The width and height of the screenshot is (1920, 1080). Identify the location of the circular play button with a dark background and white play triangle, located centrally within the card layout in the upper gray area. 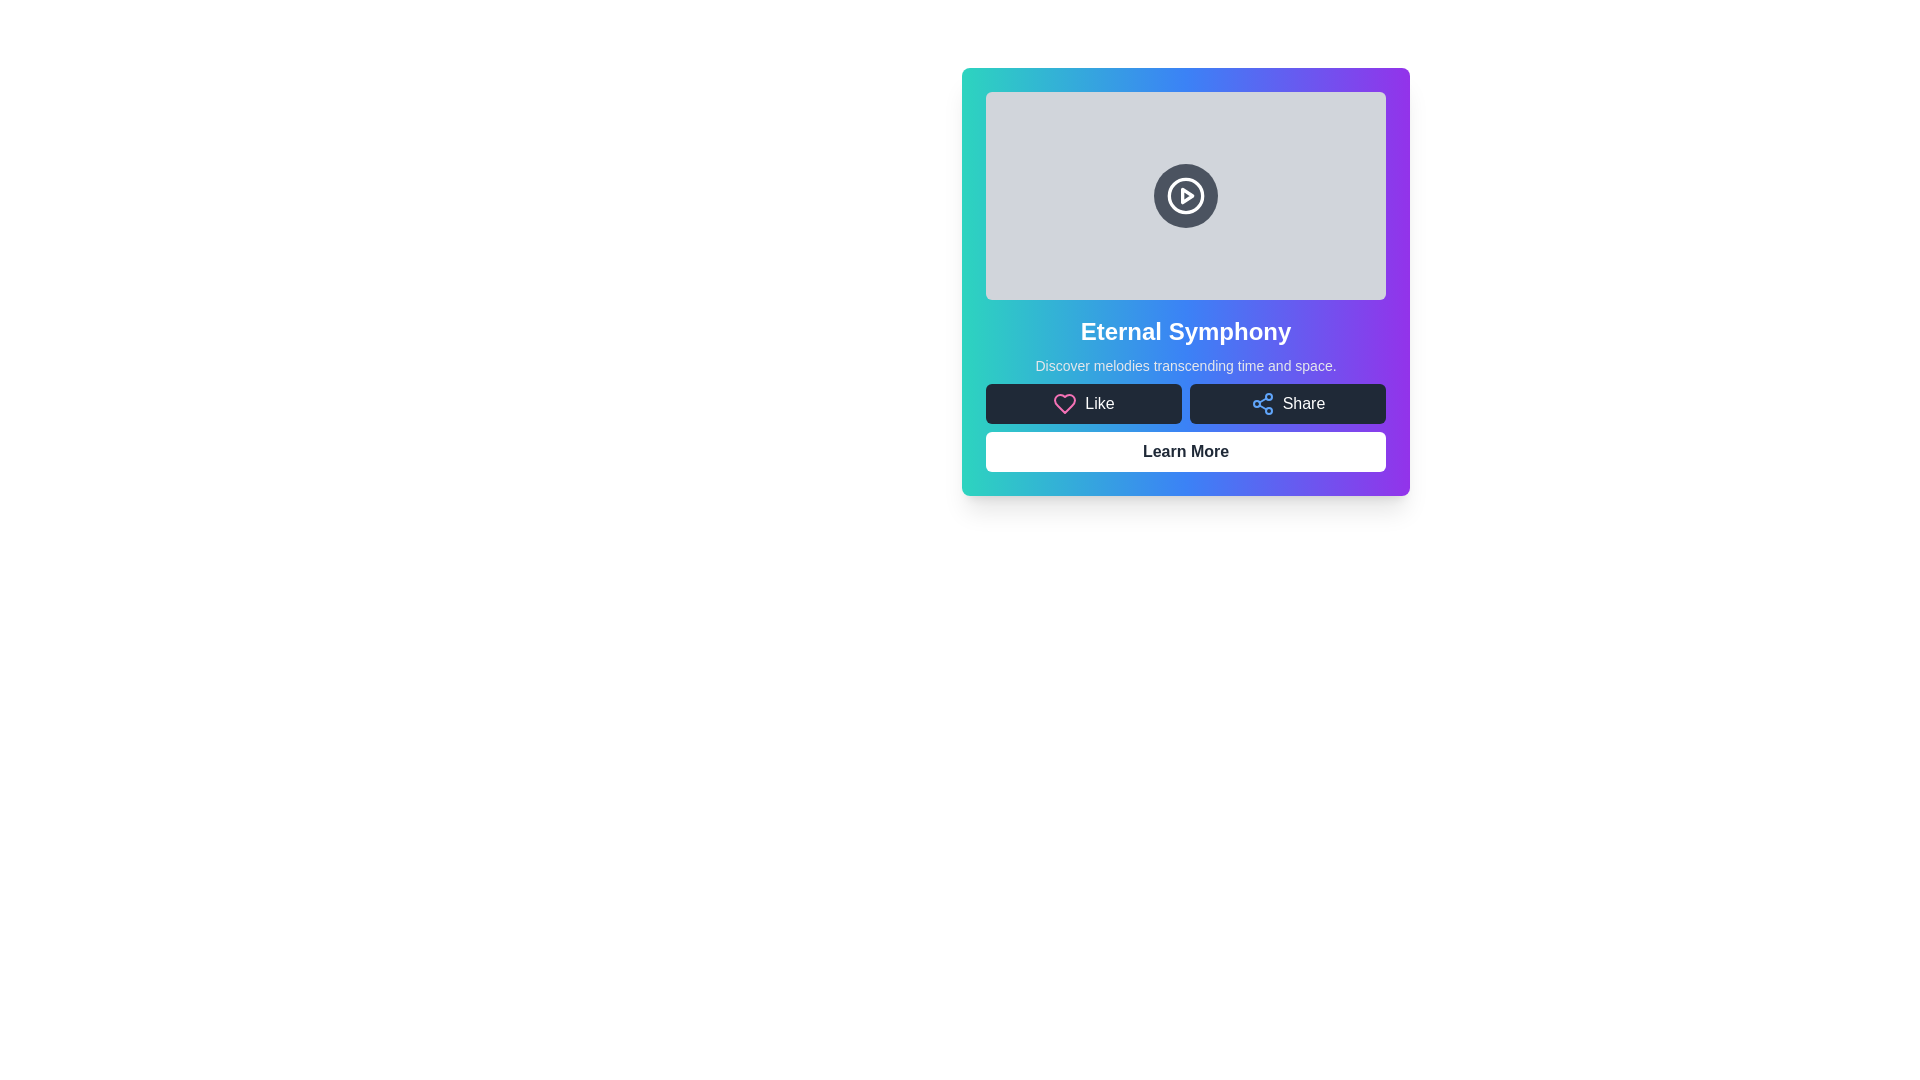
(1185, 196).